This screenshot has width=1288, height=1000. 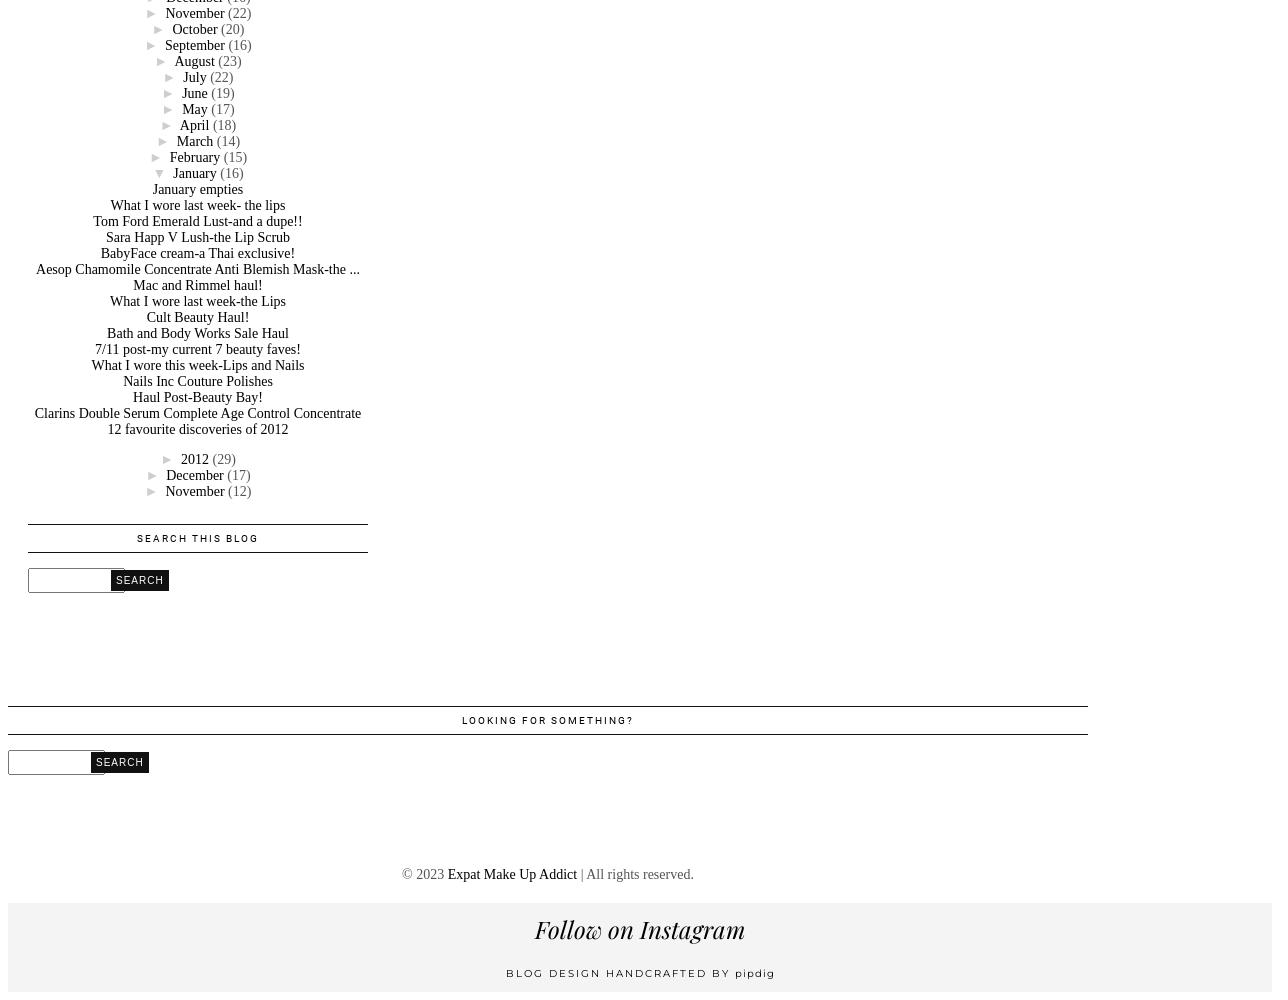 What do you see at coordinates (235, 156) in the screenshot?
I see `'(15)'` at bounding box center [235, 156].